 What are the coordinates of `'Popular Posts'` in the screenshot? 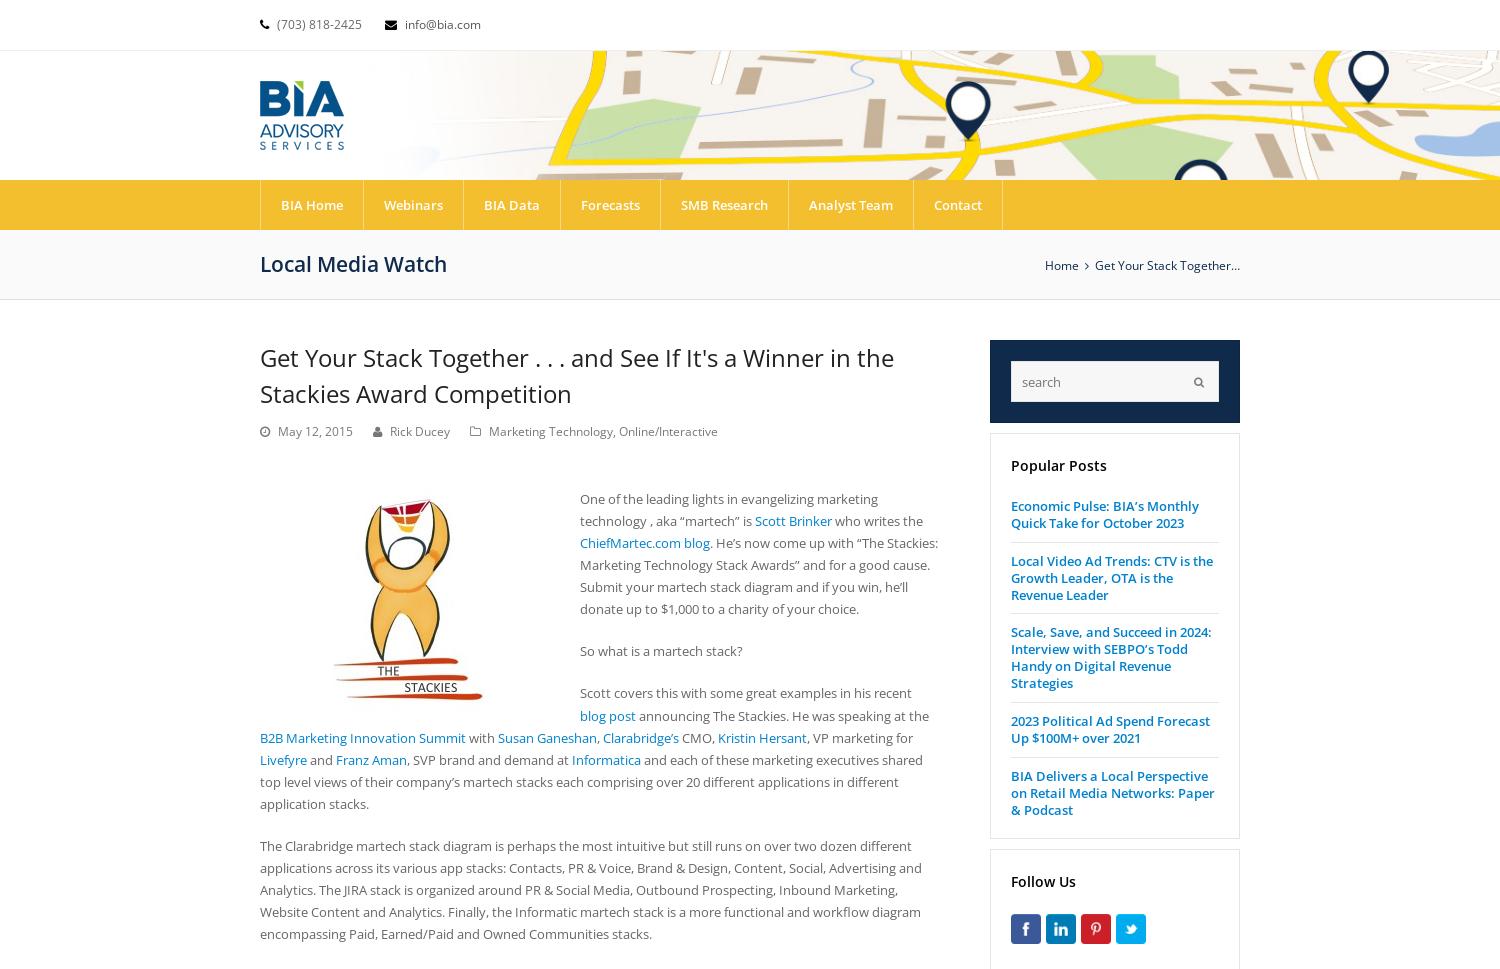 It's located at (1059, 465).